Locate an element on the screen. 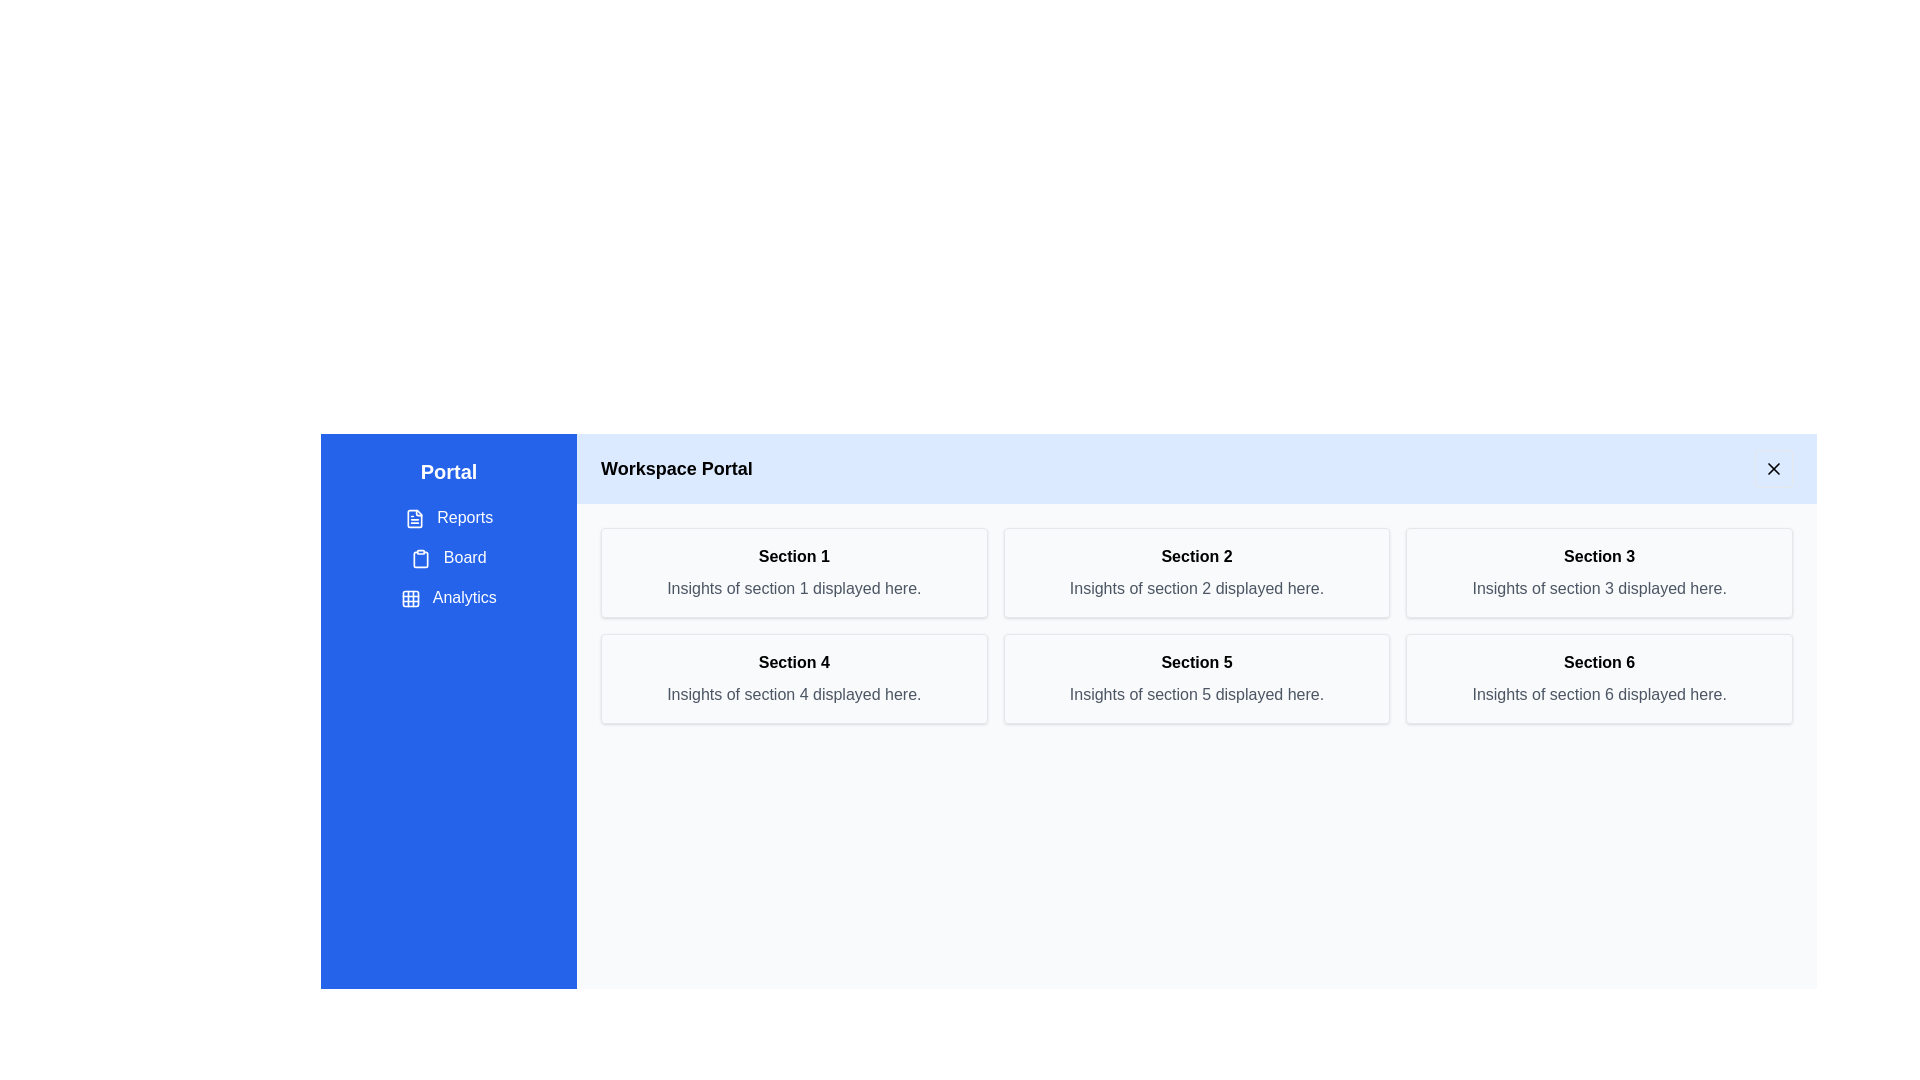 The image size is (1920, 1080). the small square-shaped button with an 'X' icon in the top-right corner of the 'Workspace Portal' header is located at coordinates (1774, 469).